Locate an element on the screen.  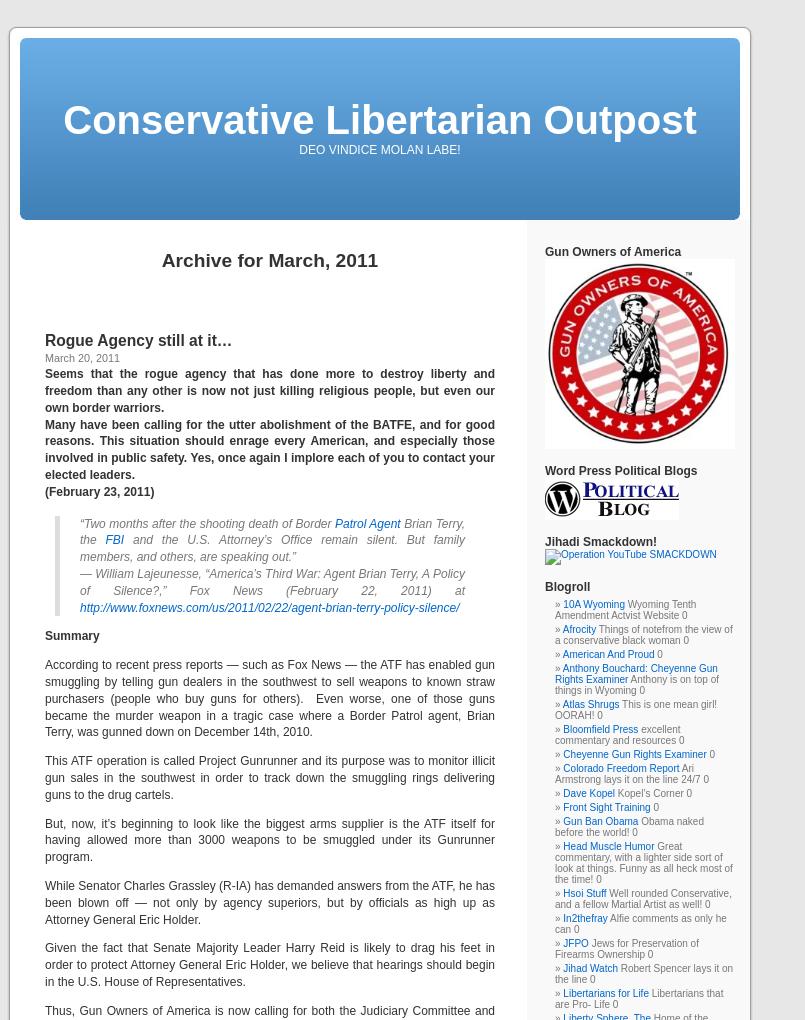
'Gun Ban Obama' is located at coordinates (562, 821).